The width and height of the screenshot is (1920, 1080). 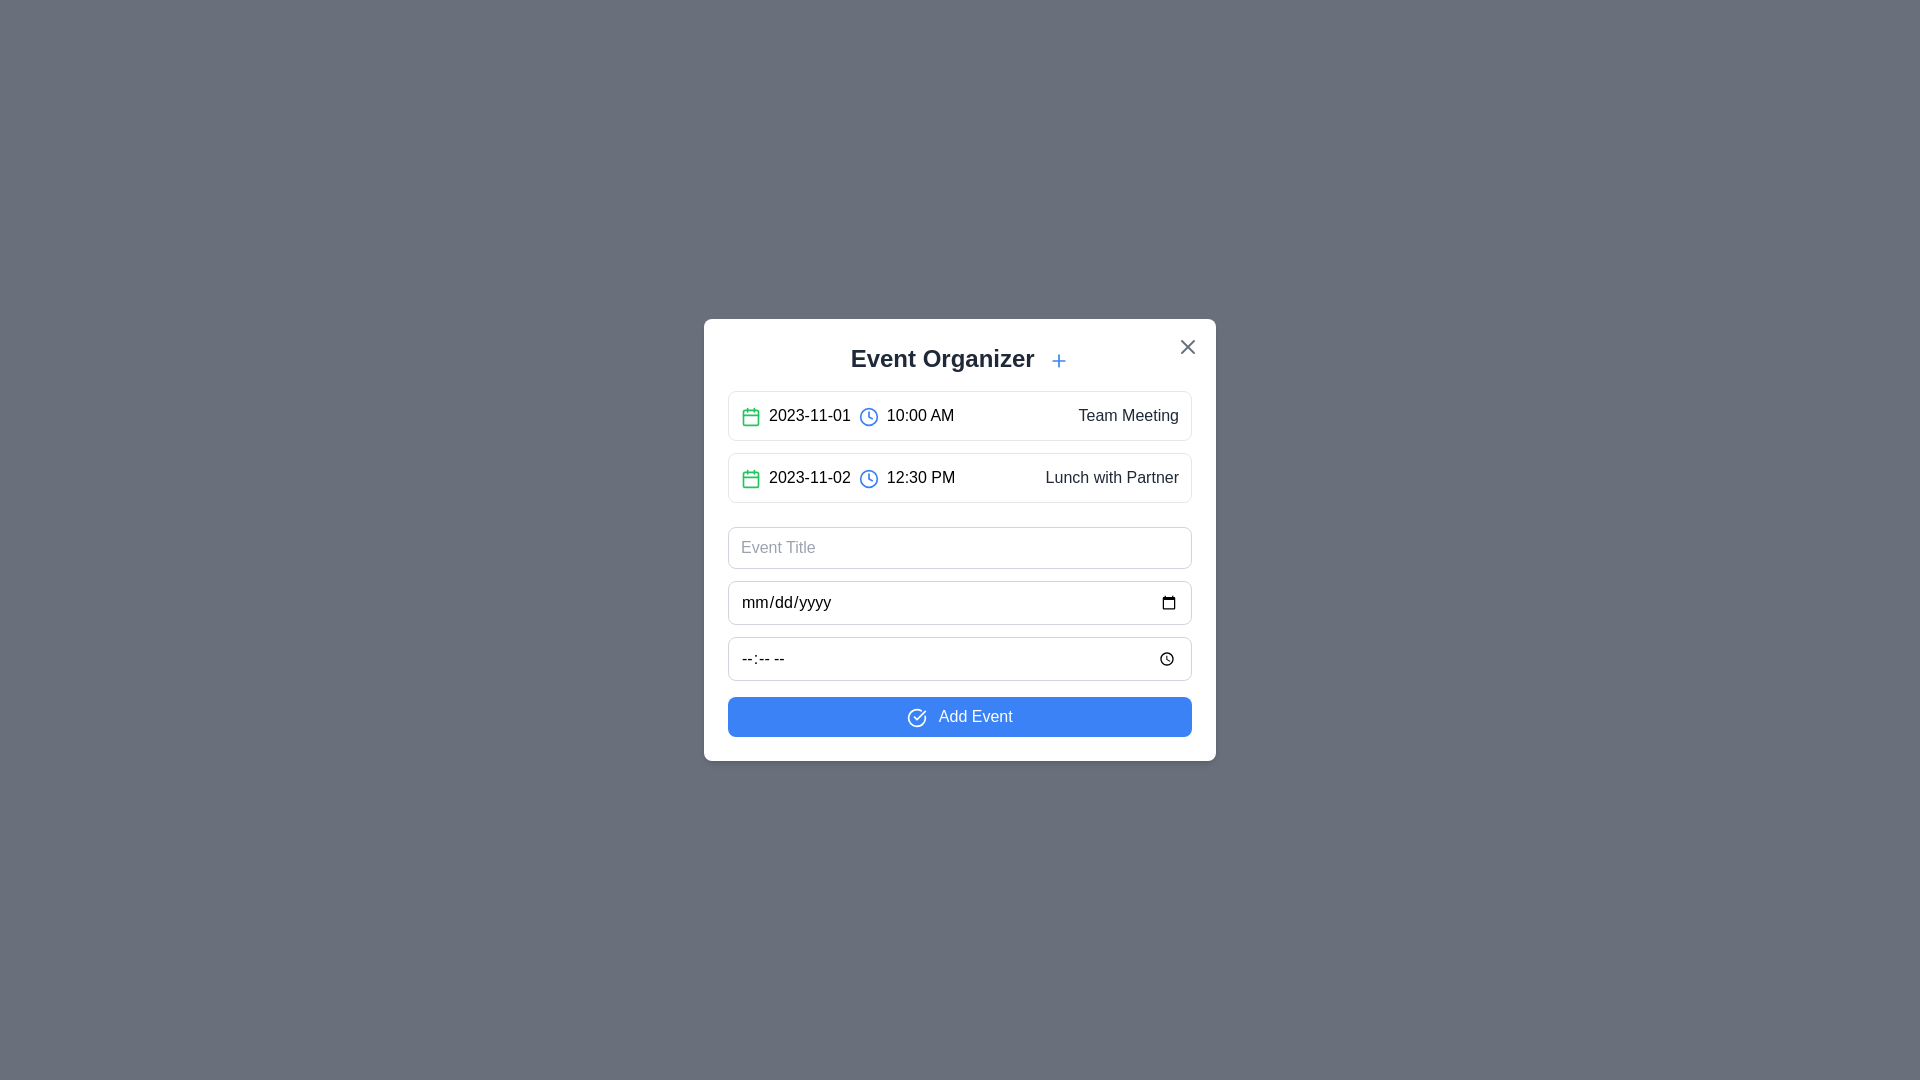 I want to click on calendar icon's main body located at the leftmost position in the second row of the event list, so click(x=749, y=415).